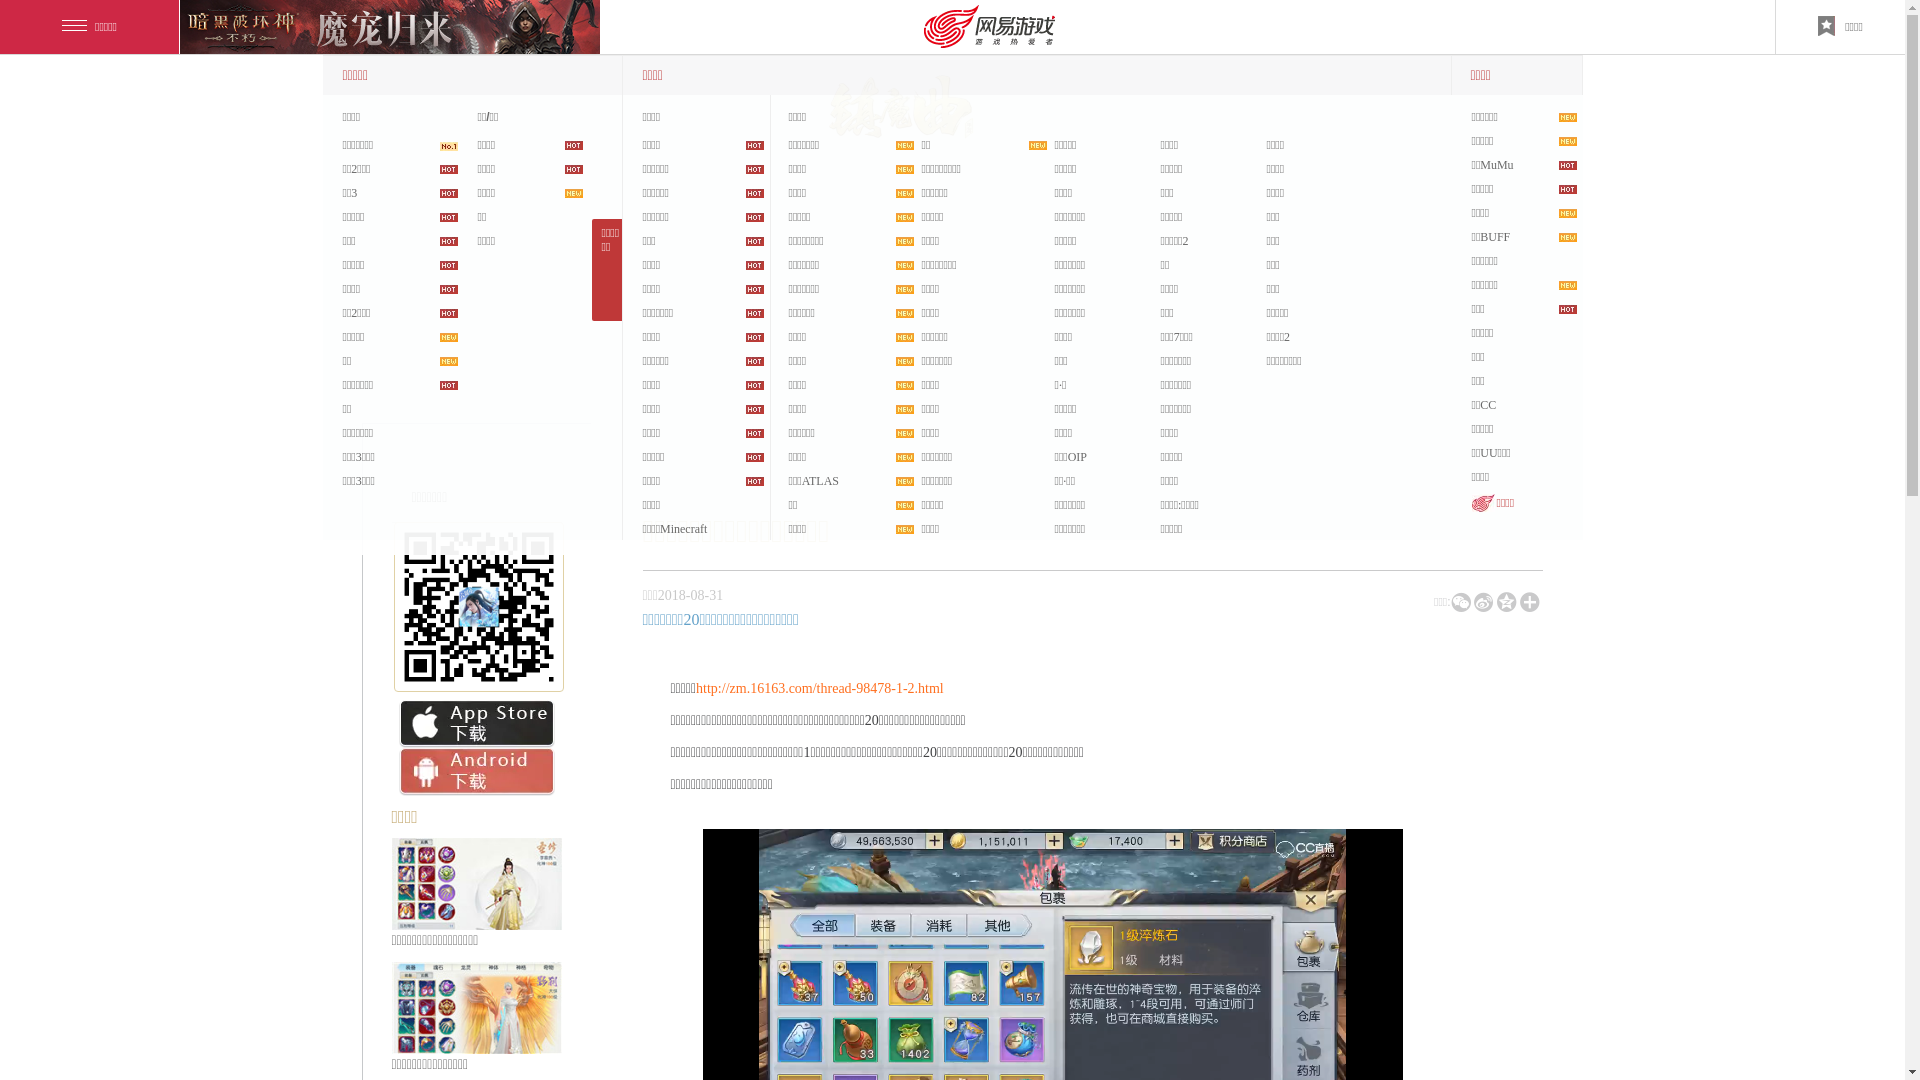  I want to click on 'http://zm.16163.com/thread-98478-1-2.html', so click(696, 687).